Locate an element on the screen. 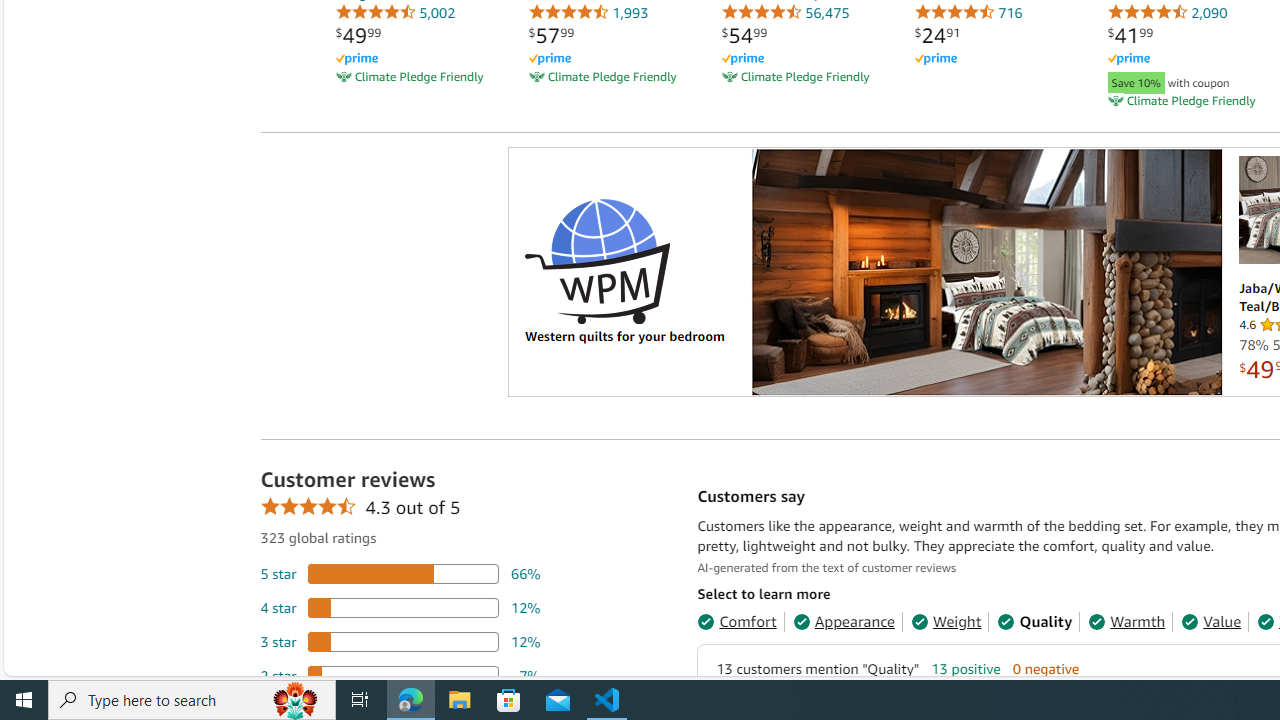 The image size is (1280, 720). '716' is located at coordinates (968, 12).